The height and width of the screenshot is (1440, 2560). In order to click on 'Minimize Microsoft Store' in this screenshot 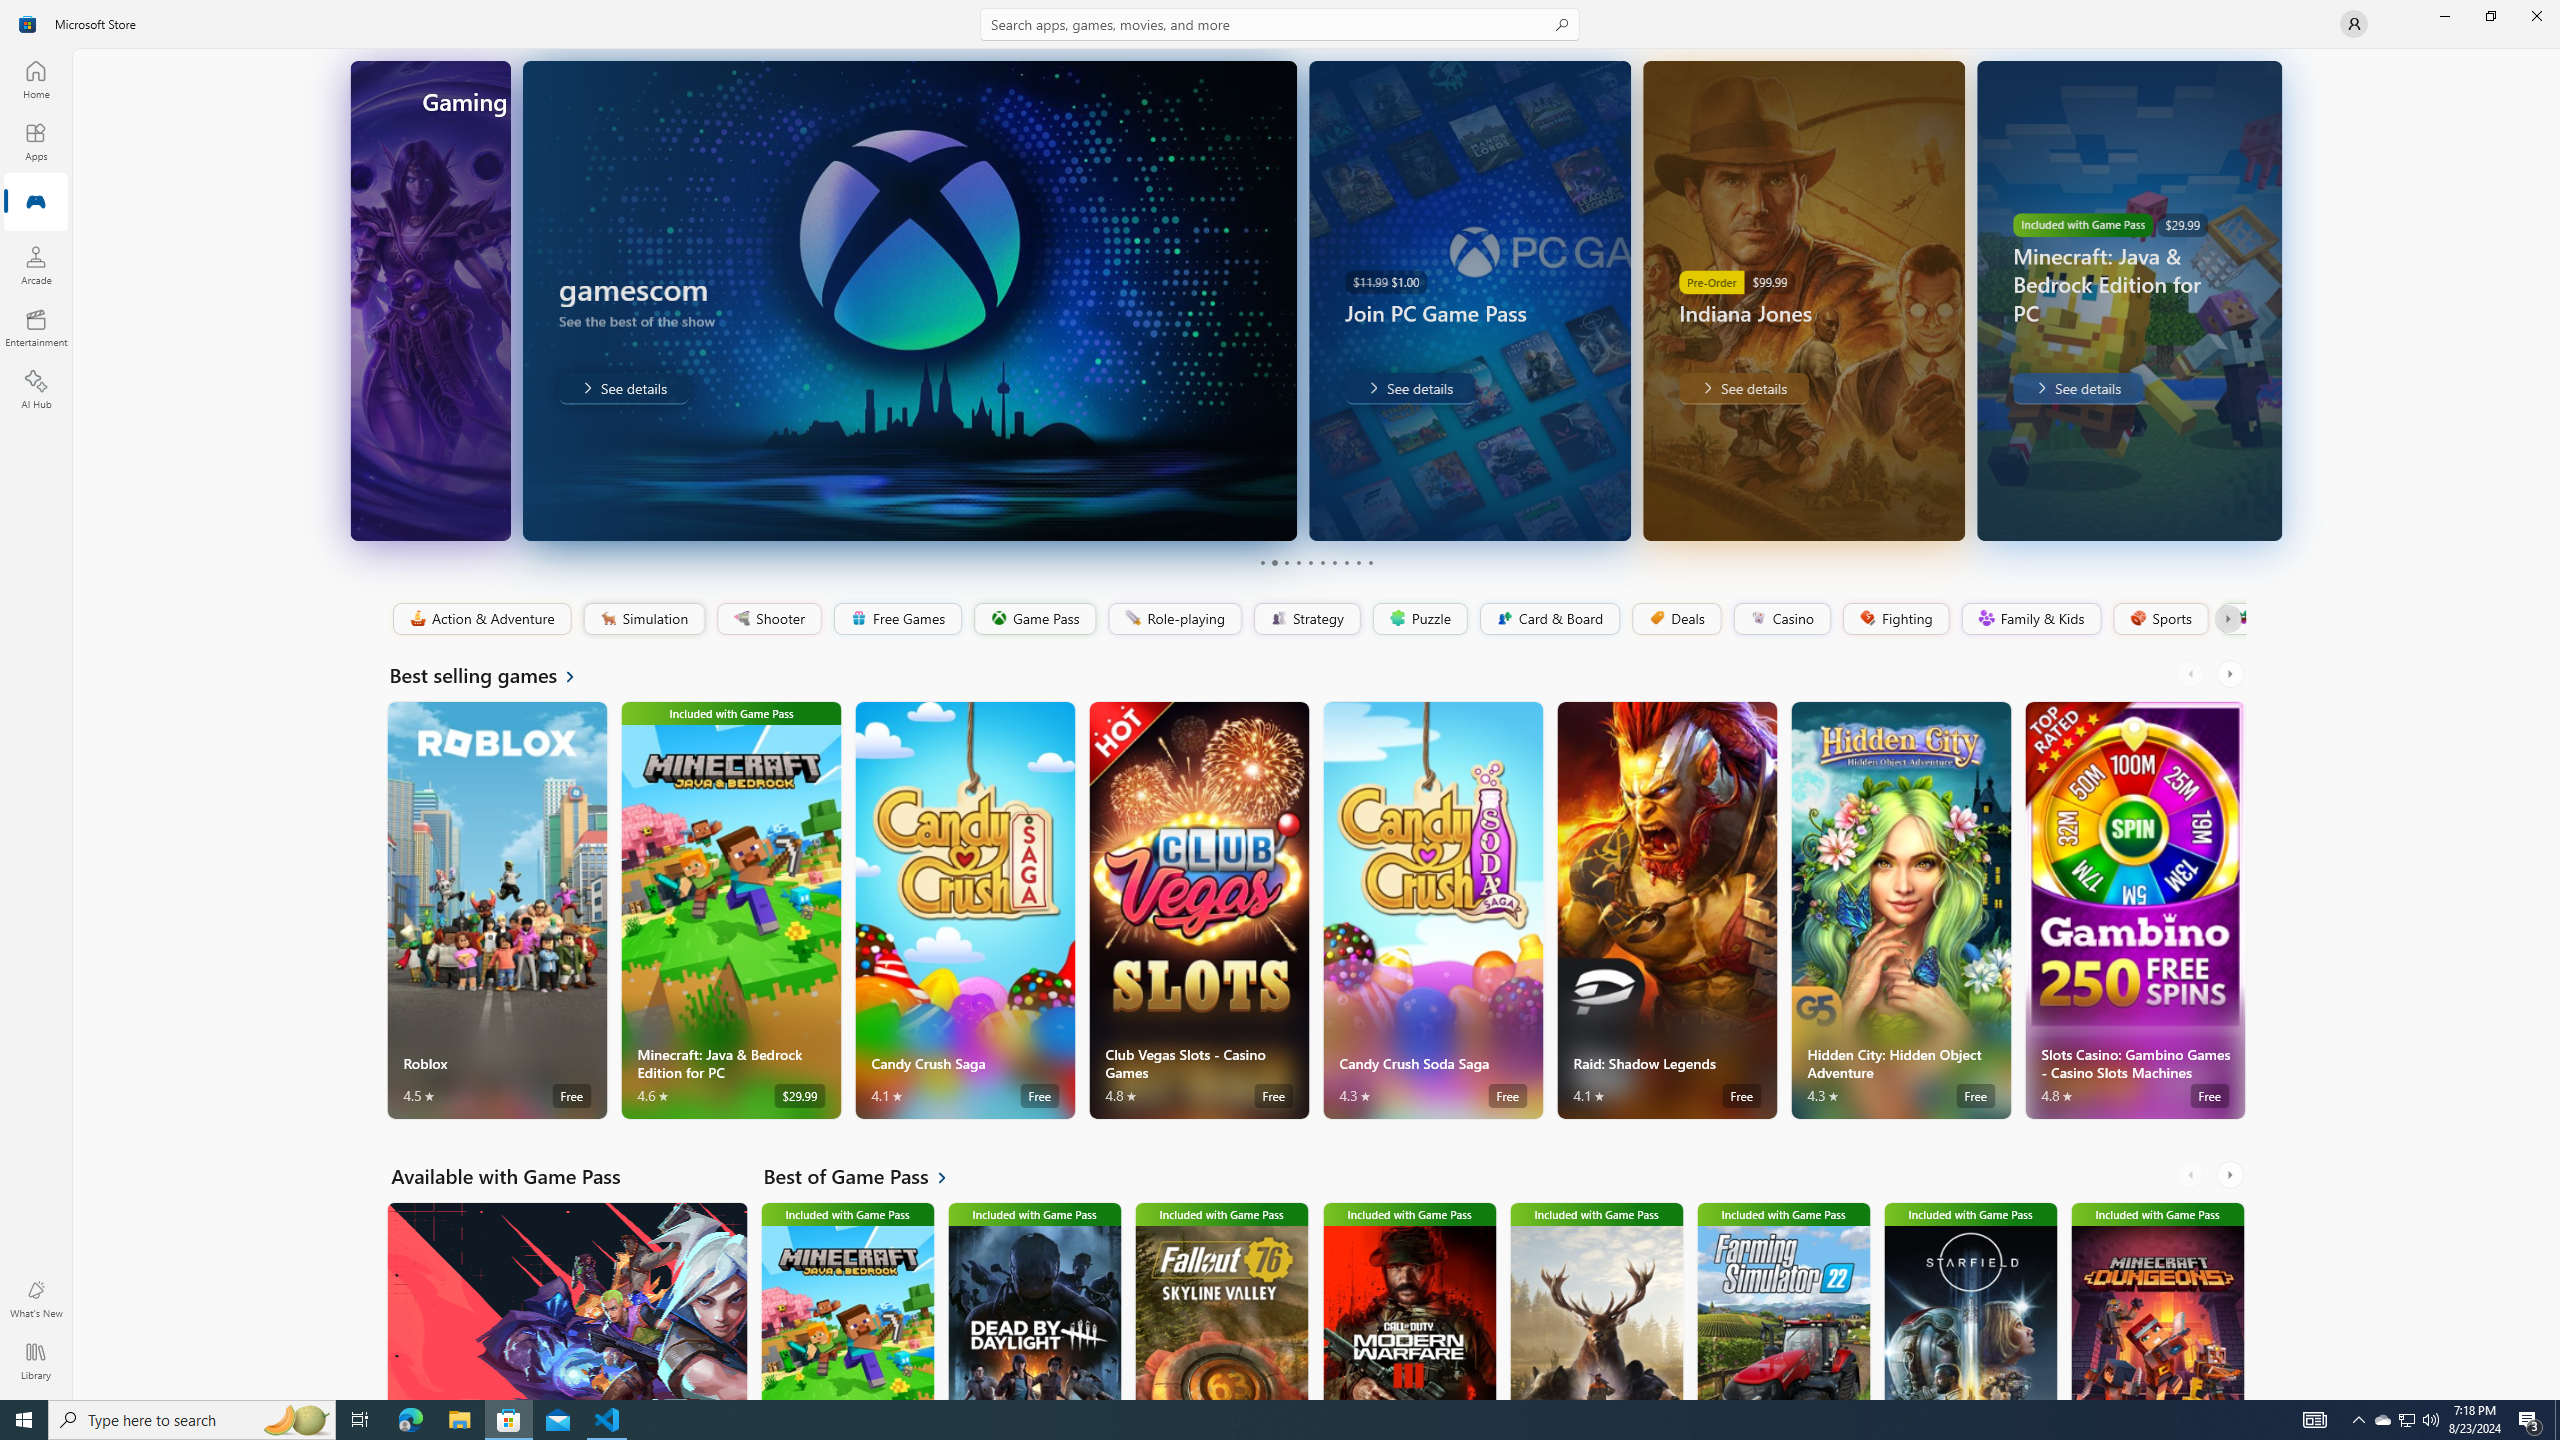, I will do `click(2443, 15)`.